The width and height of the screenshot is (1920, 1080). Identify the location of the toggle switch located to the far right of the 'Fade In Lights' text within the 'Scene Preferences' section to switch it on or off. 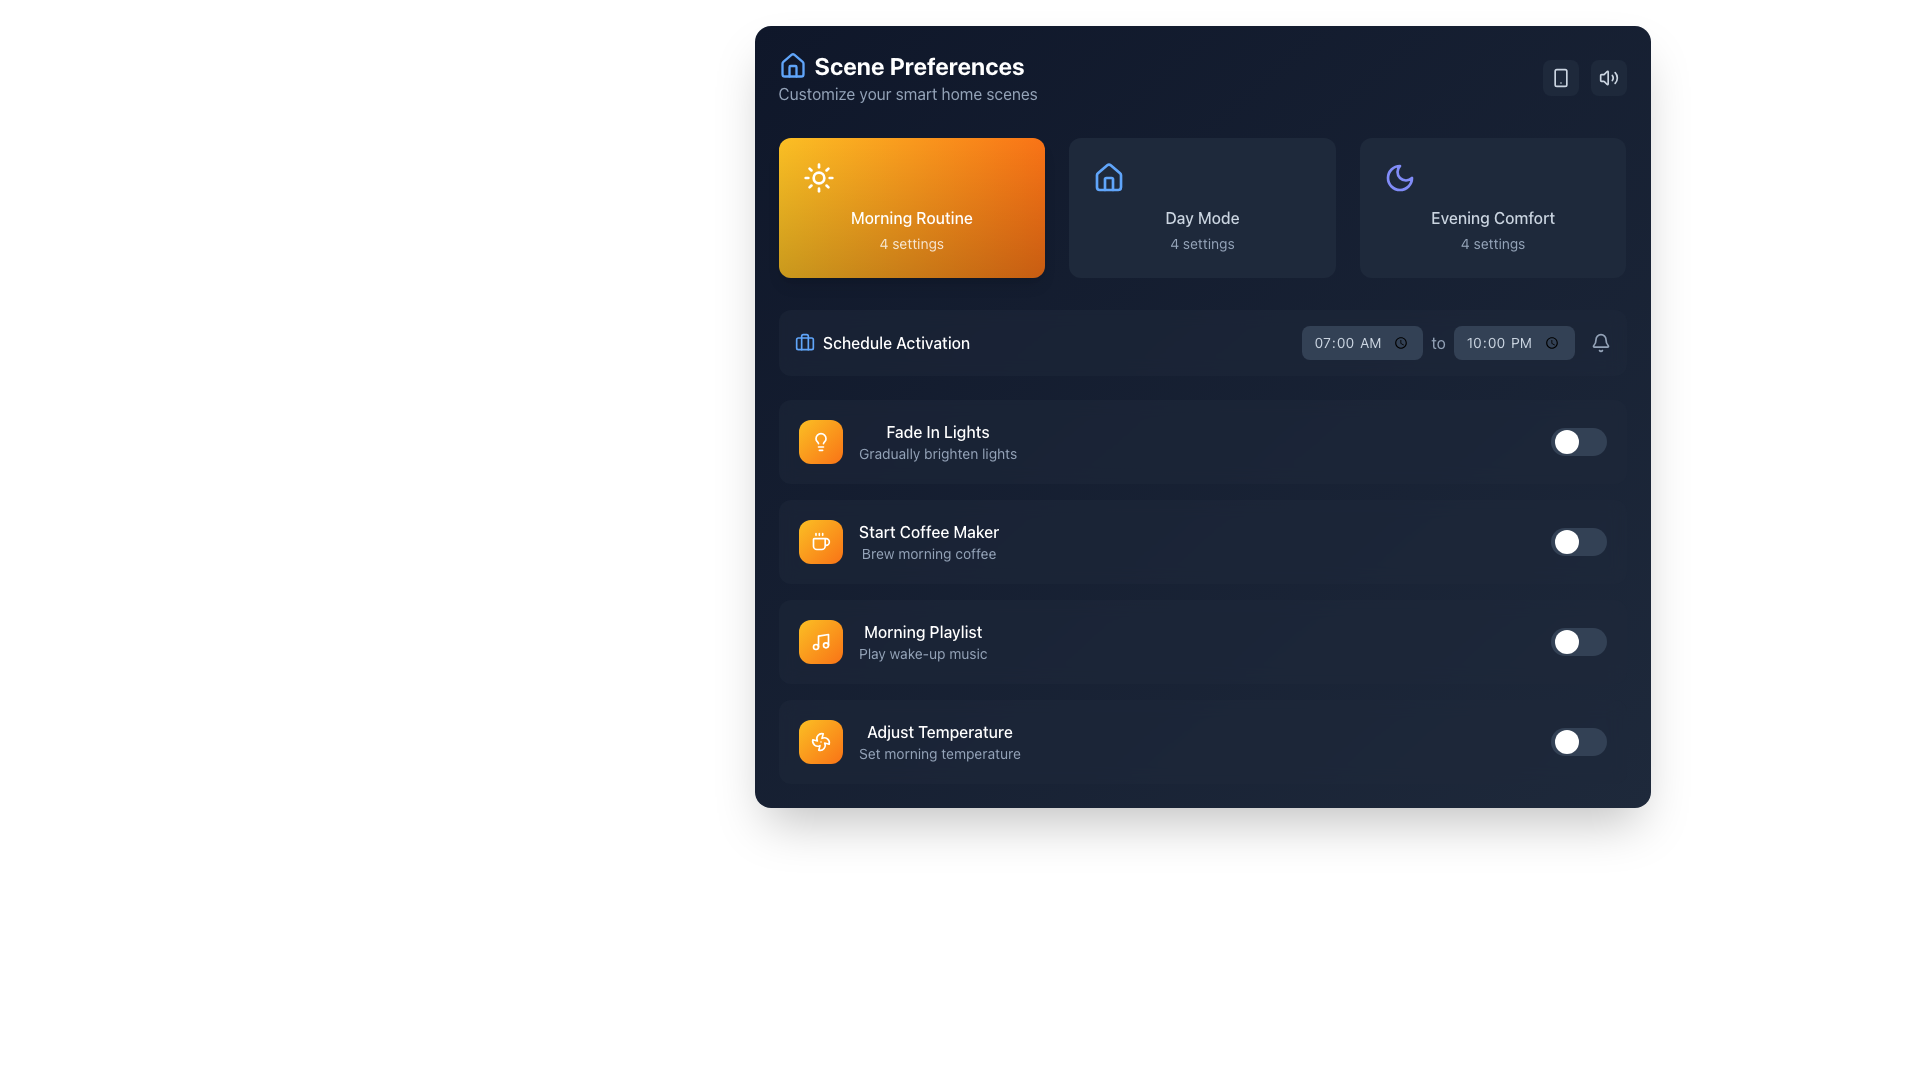
(1577, 441).